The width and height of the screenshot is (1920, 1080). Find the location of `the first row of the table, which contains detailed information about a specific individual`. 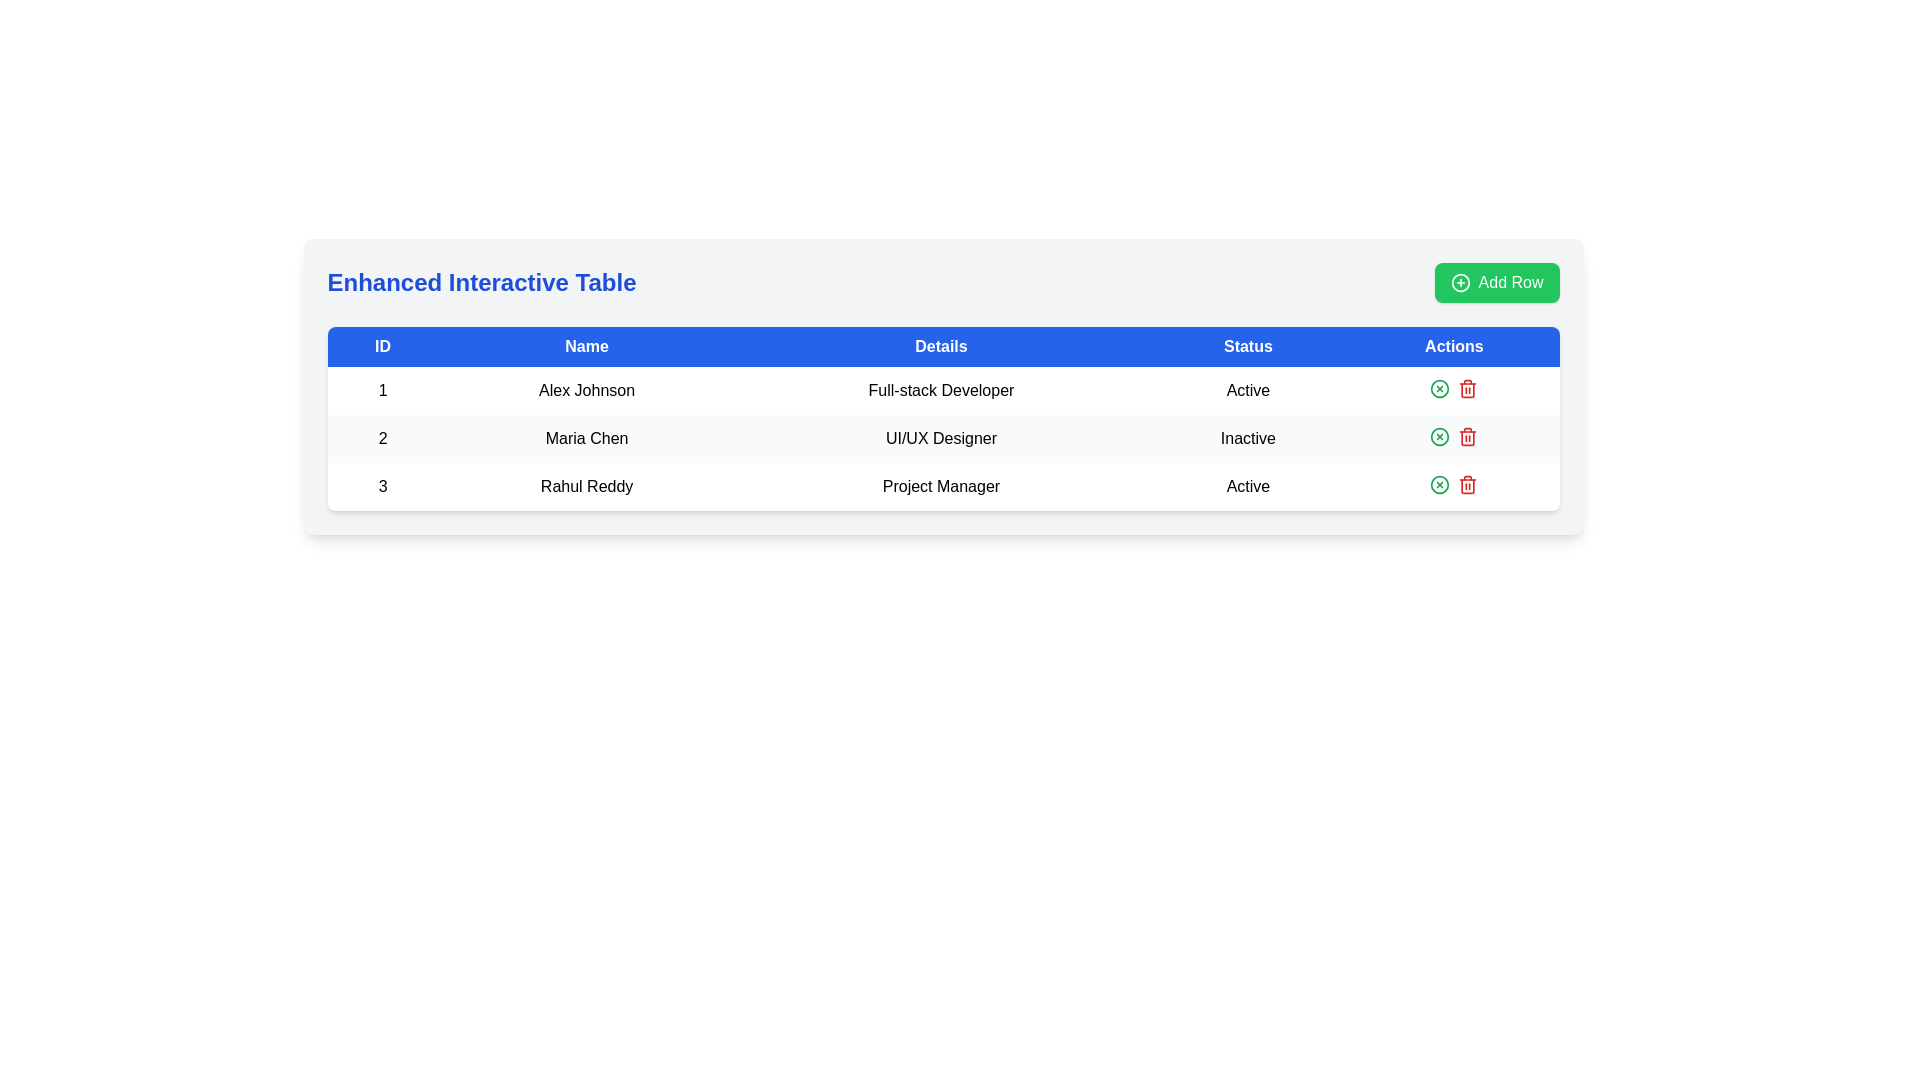

the first row of the table, which contains detailed information about a specific individual is located at coordinates (942, 390).